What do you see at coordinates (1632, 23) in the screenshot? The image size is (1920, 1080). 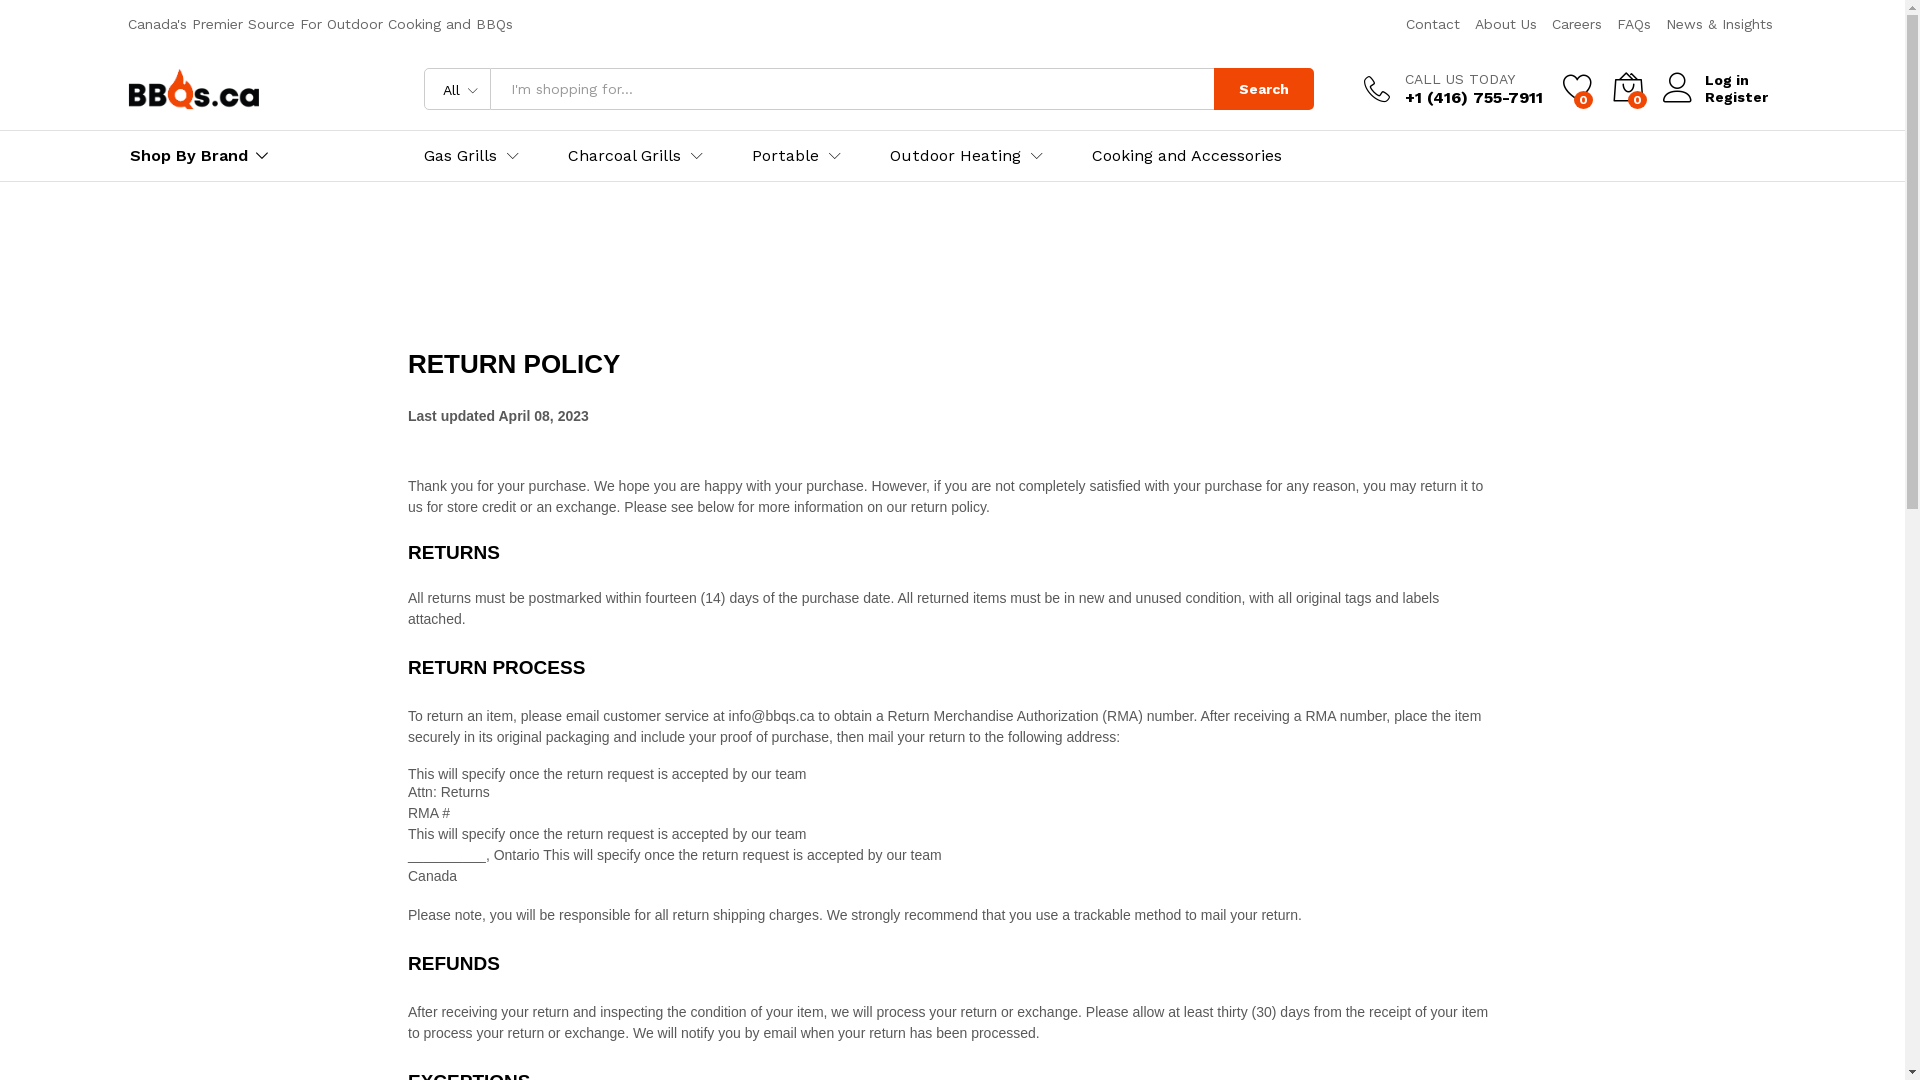 I see `'FAQs'` at bounding box center [1632, 23].